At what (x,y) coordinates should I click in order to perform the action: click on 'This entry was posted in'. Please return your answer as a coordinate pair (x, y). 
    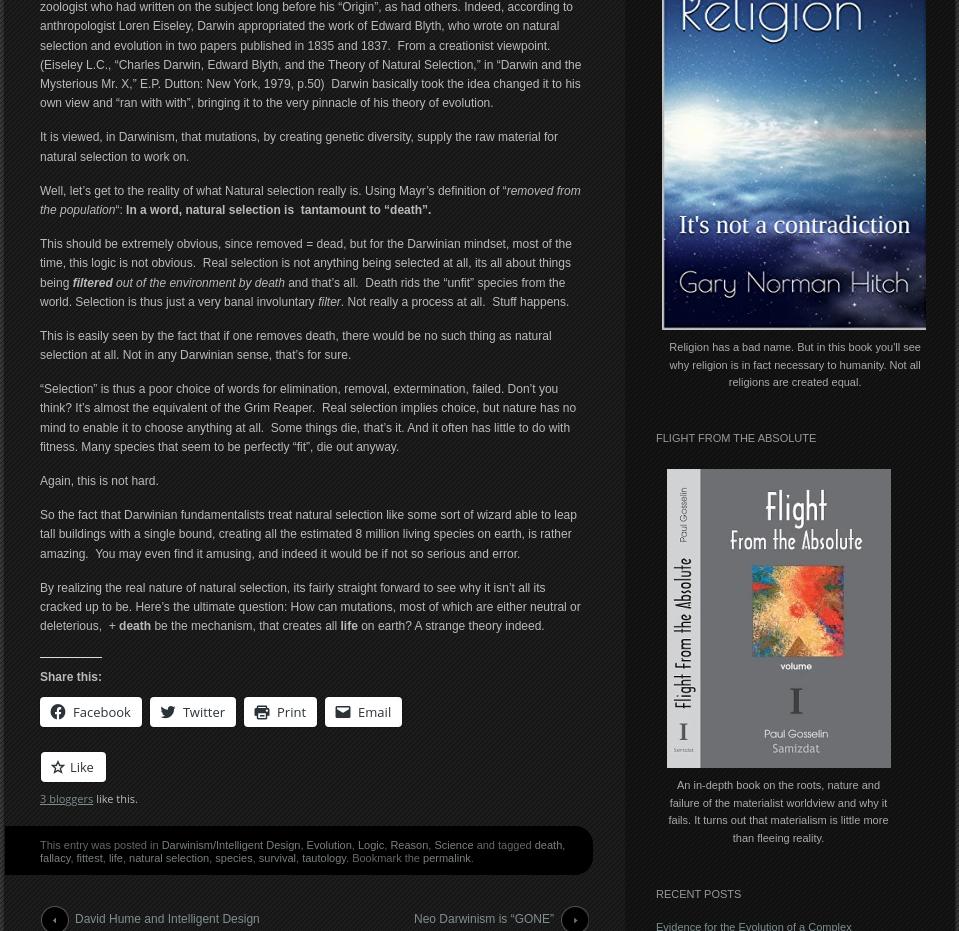
    Looking at the image, I should click on (100, 843).